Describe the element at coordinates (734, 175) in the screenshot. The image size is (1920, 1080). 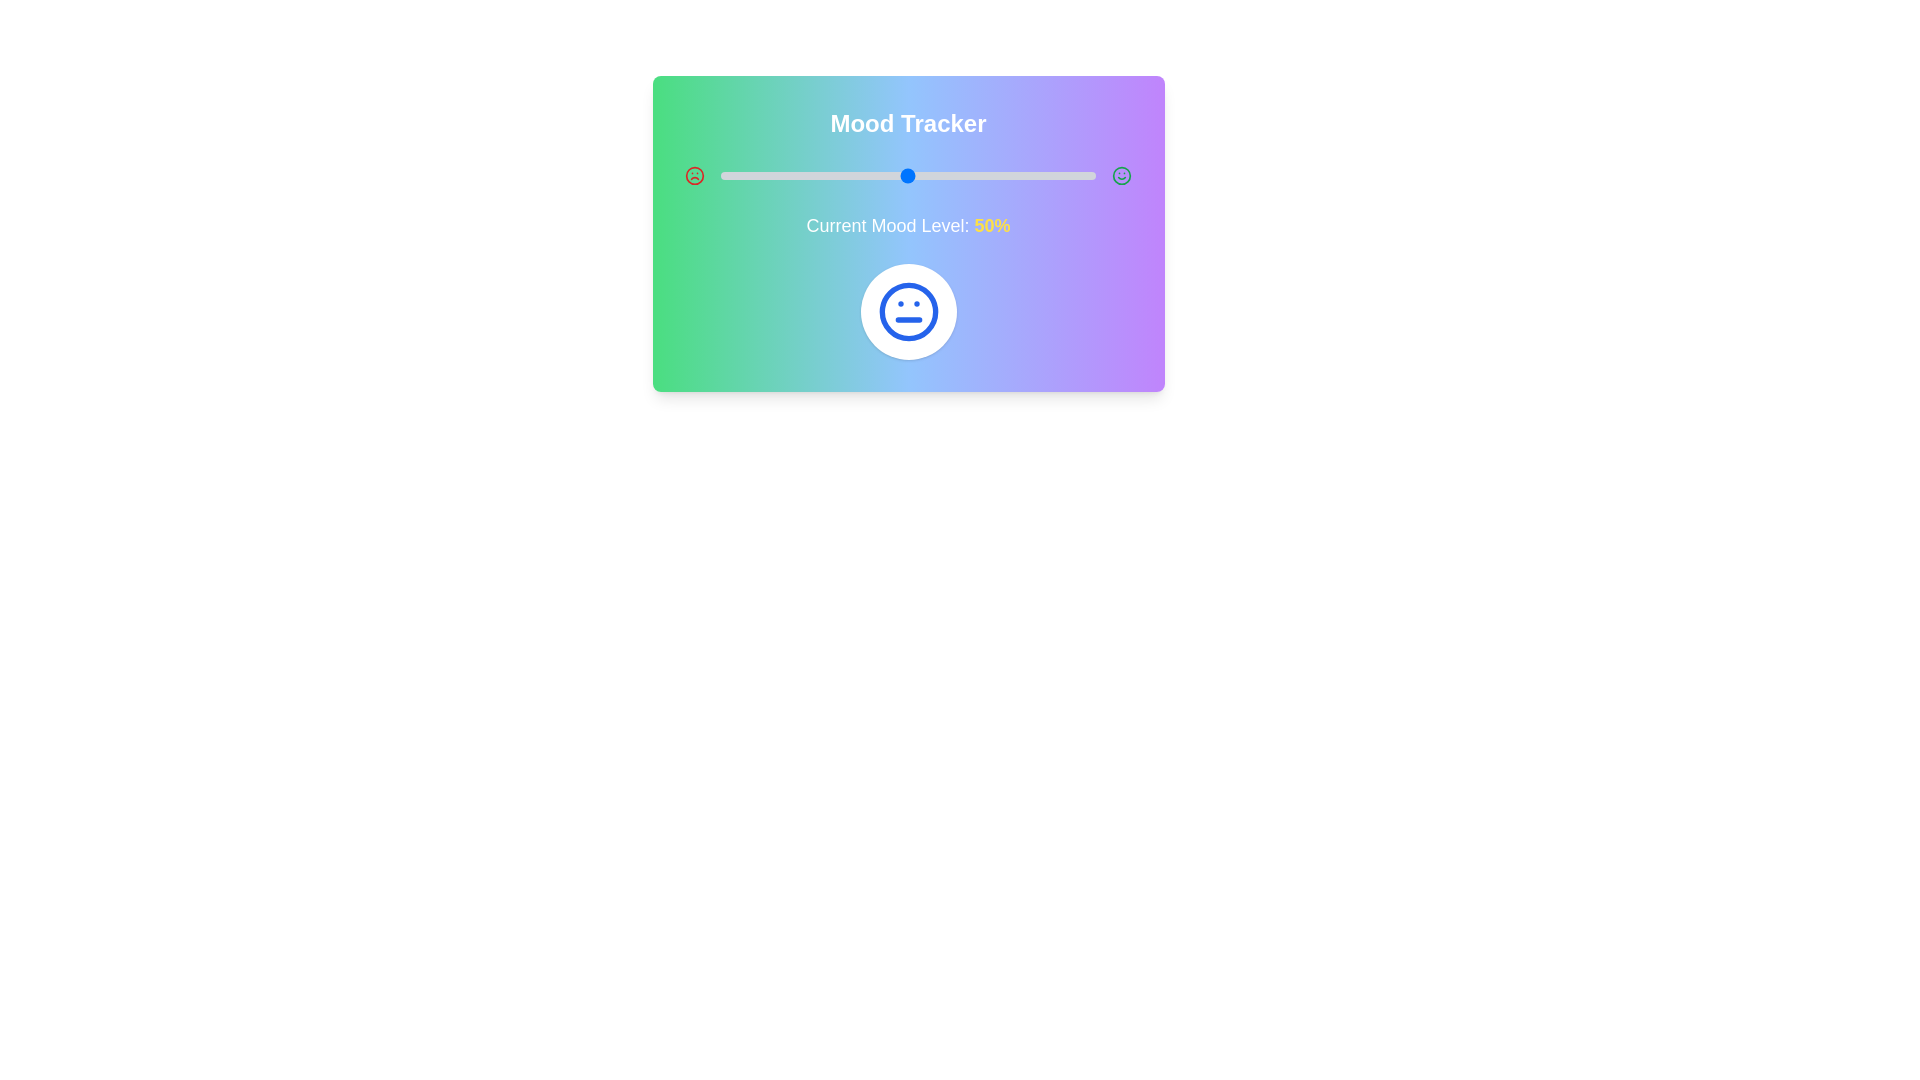
I see `the mood level to 4% by dragging the slider` at that location.